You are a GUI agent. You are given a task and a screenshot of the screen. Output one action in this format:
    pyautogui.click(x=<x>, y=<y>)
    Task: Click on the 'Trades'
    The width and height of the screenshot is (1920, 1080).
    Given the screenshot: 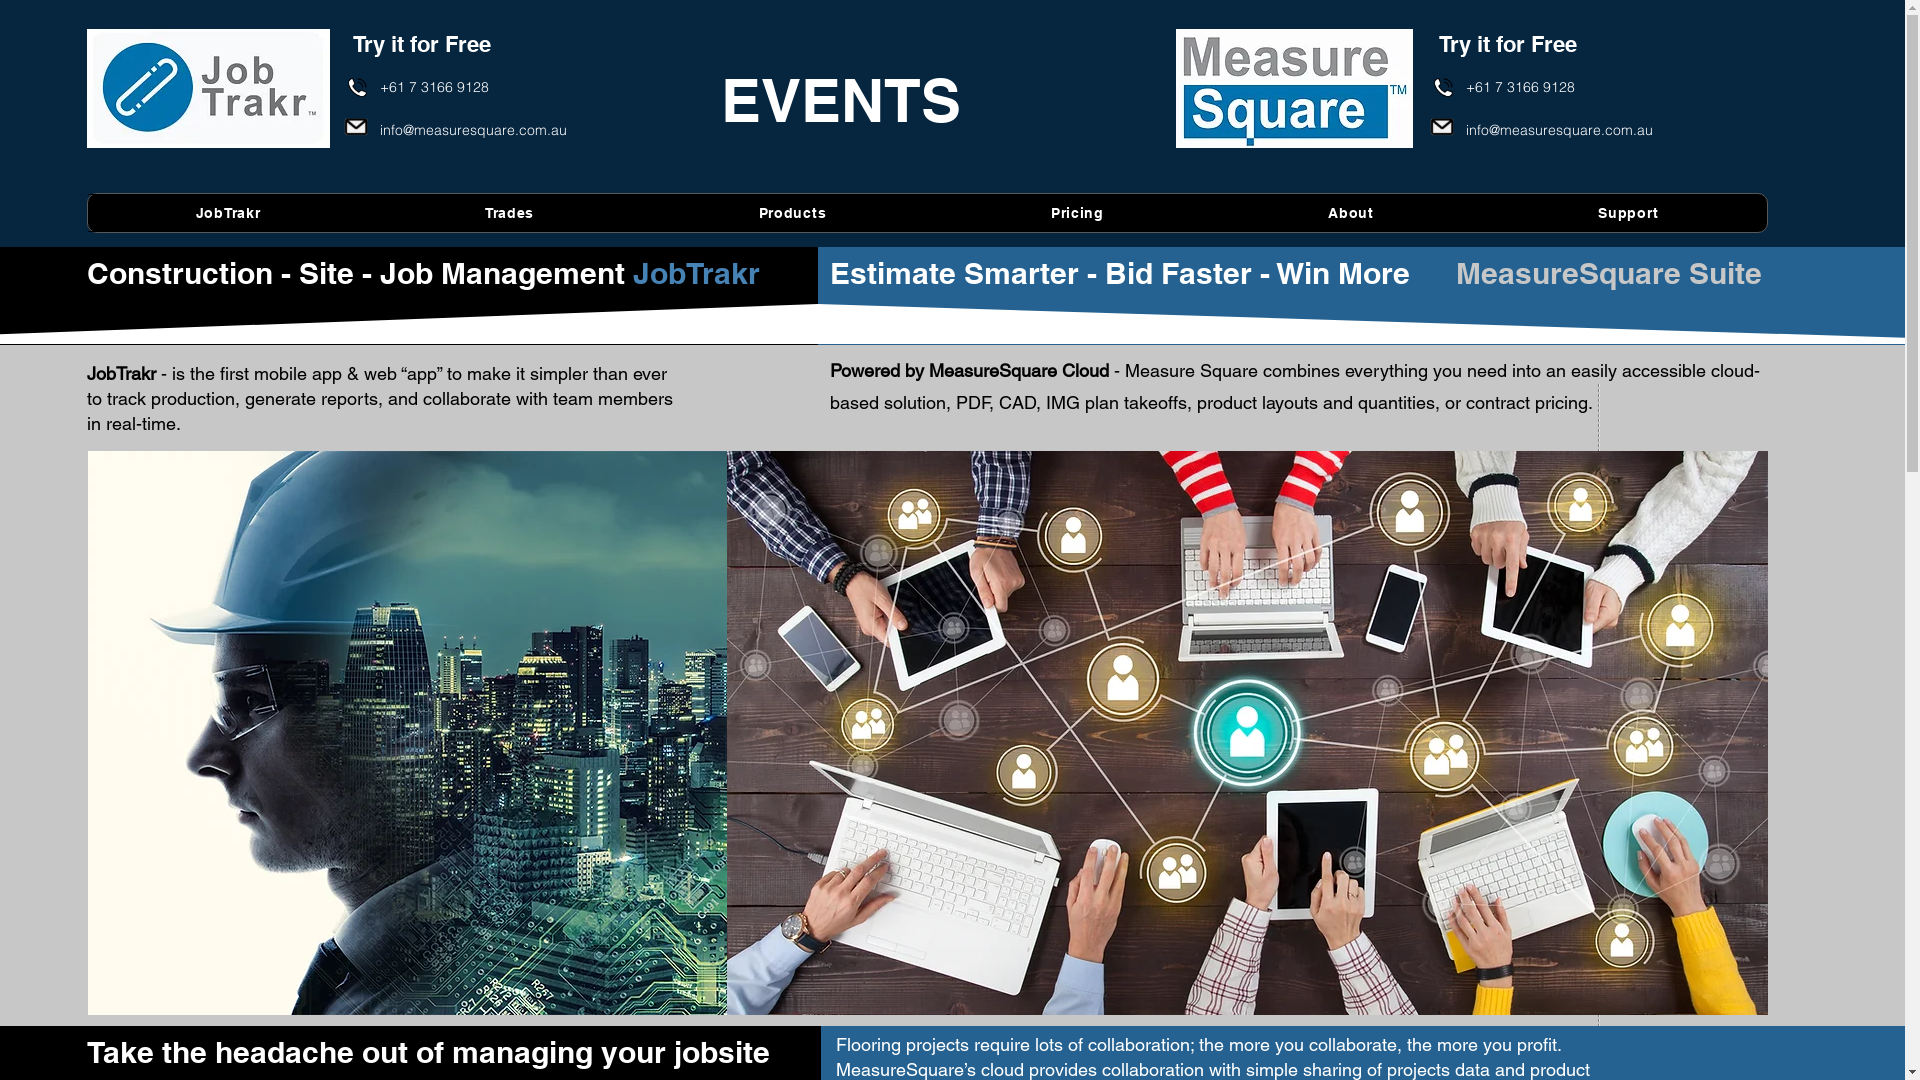 What is the action you would take?
    pyautogui.click(x=509, y=212)
    